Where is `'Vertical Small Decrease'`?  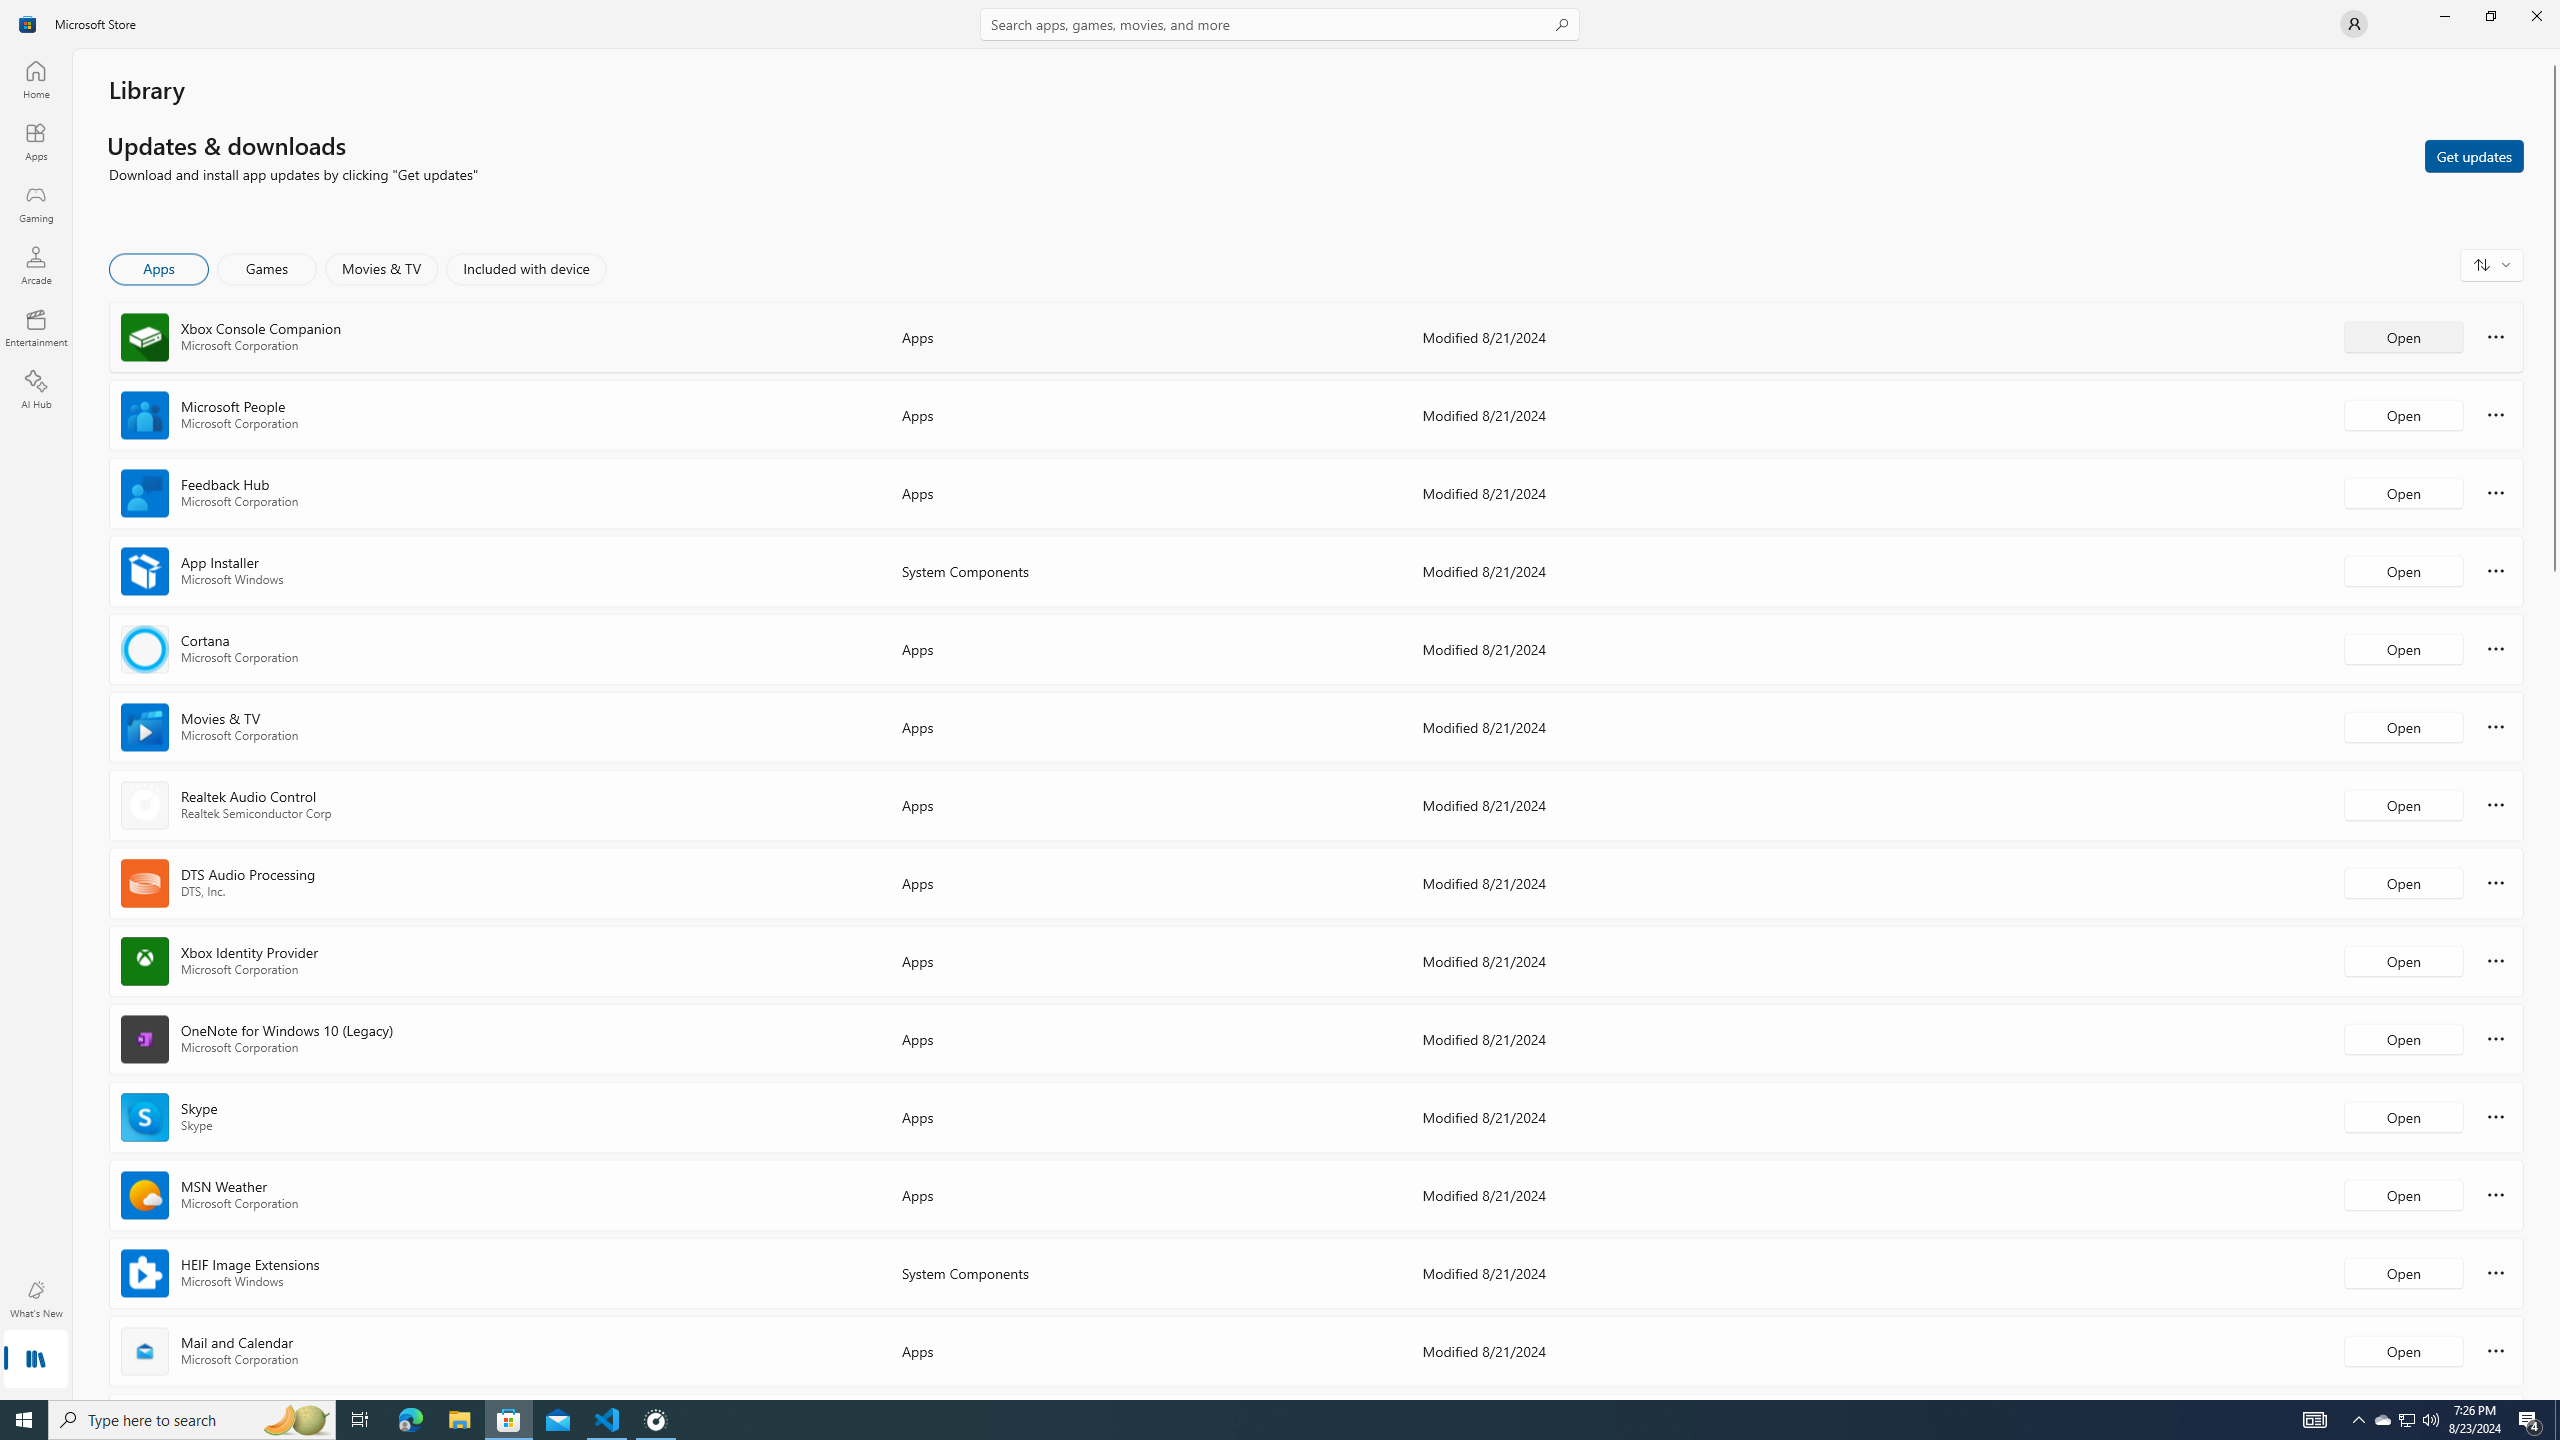
'Vertical Small Decrease' is located at coordinates (2552, 55).